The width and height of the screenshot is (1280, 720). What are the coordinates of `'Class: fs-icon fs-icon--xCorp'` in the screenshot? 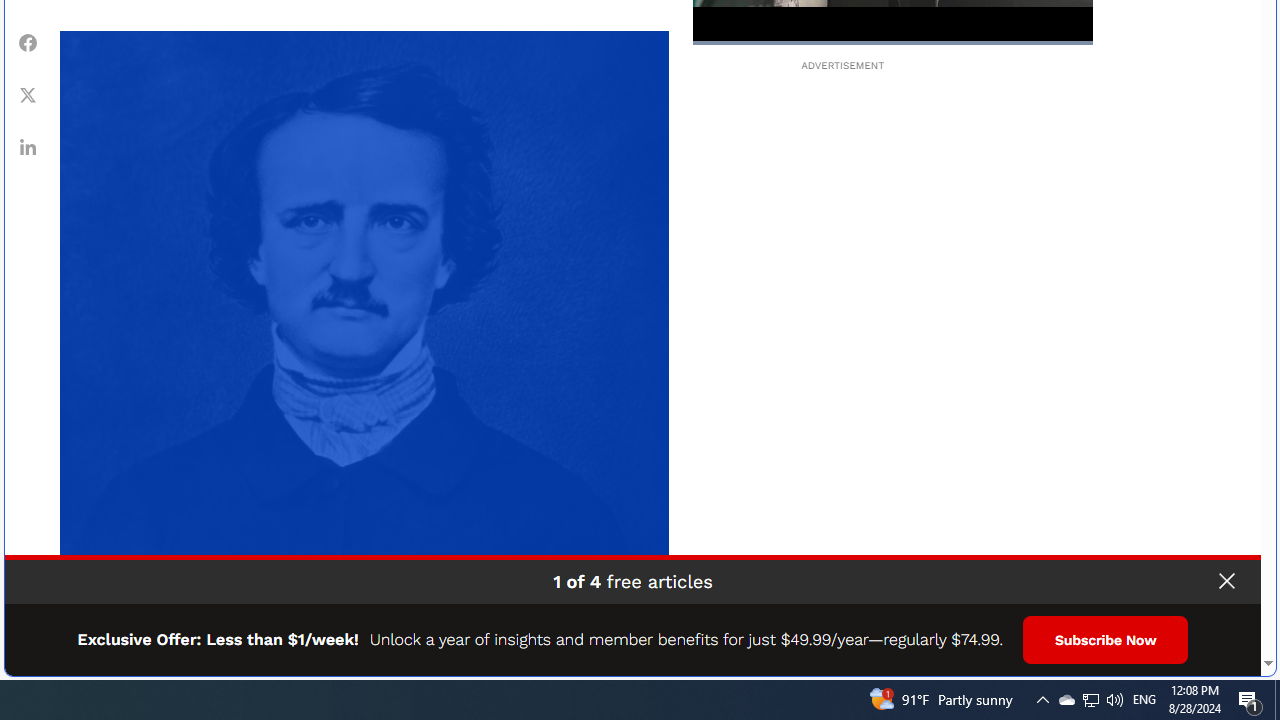 It's located at (28, 95).